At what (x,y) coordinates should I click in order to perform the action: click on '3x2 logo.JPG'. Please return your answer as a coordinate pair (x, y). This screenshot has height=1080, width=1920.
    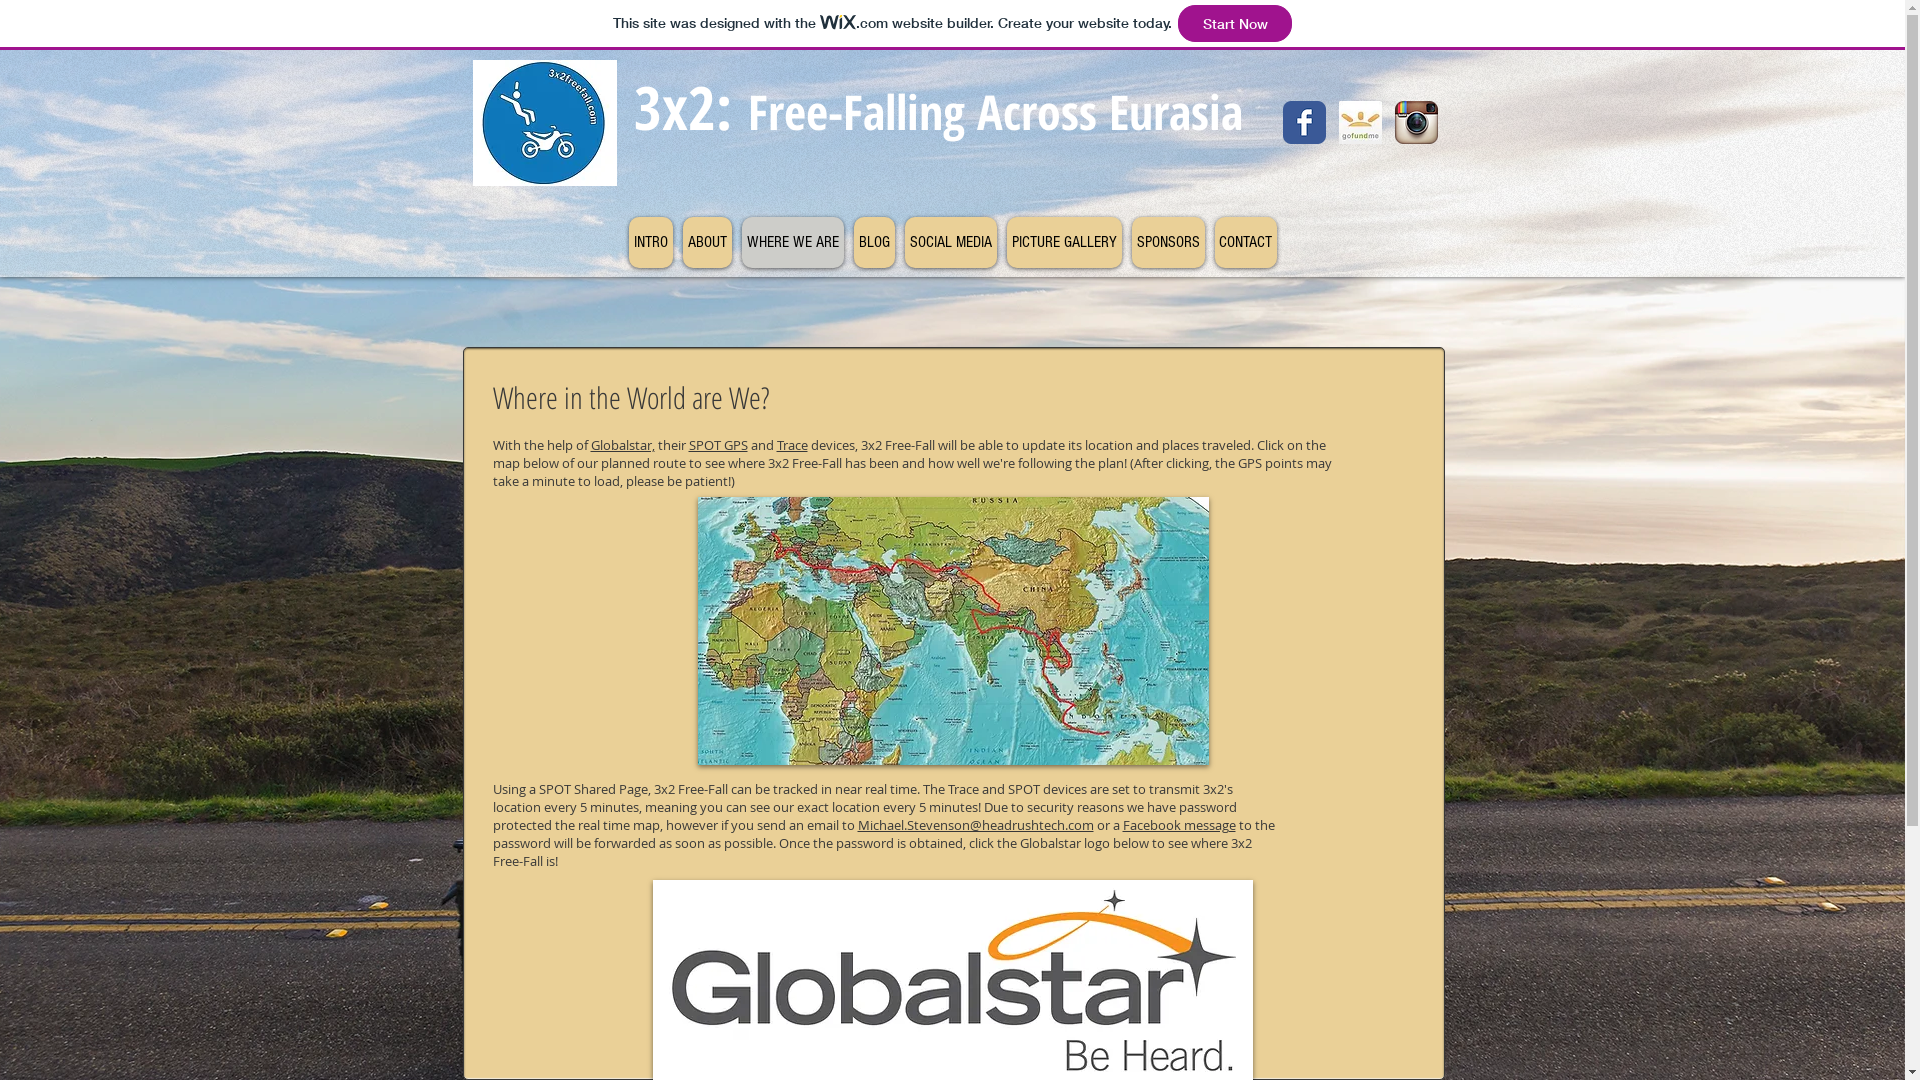
    Looking at the image, I should click on (543, 122).